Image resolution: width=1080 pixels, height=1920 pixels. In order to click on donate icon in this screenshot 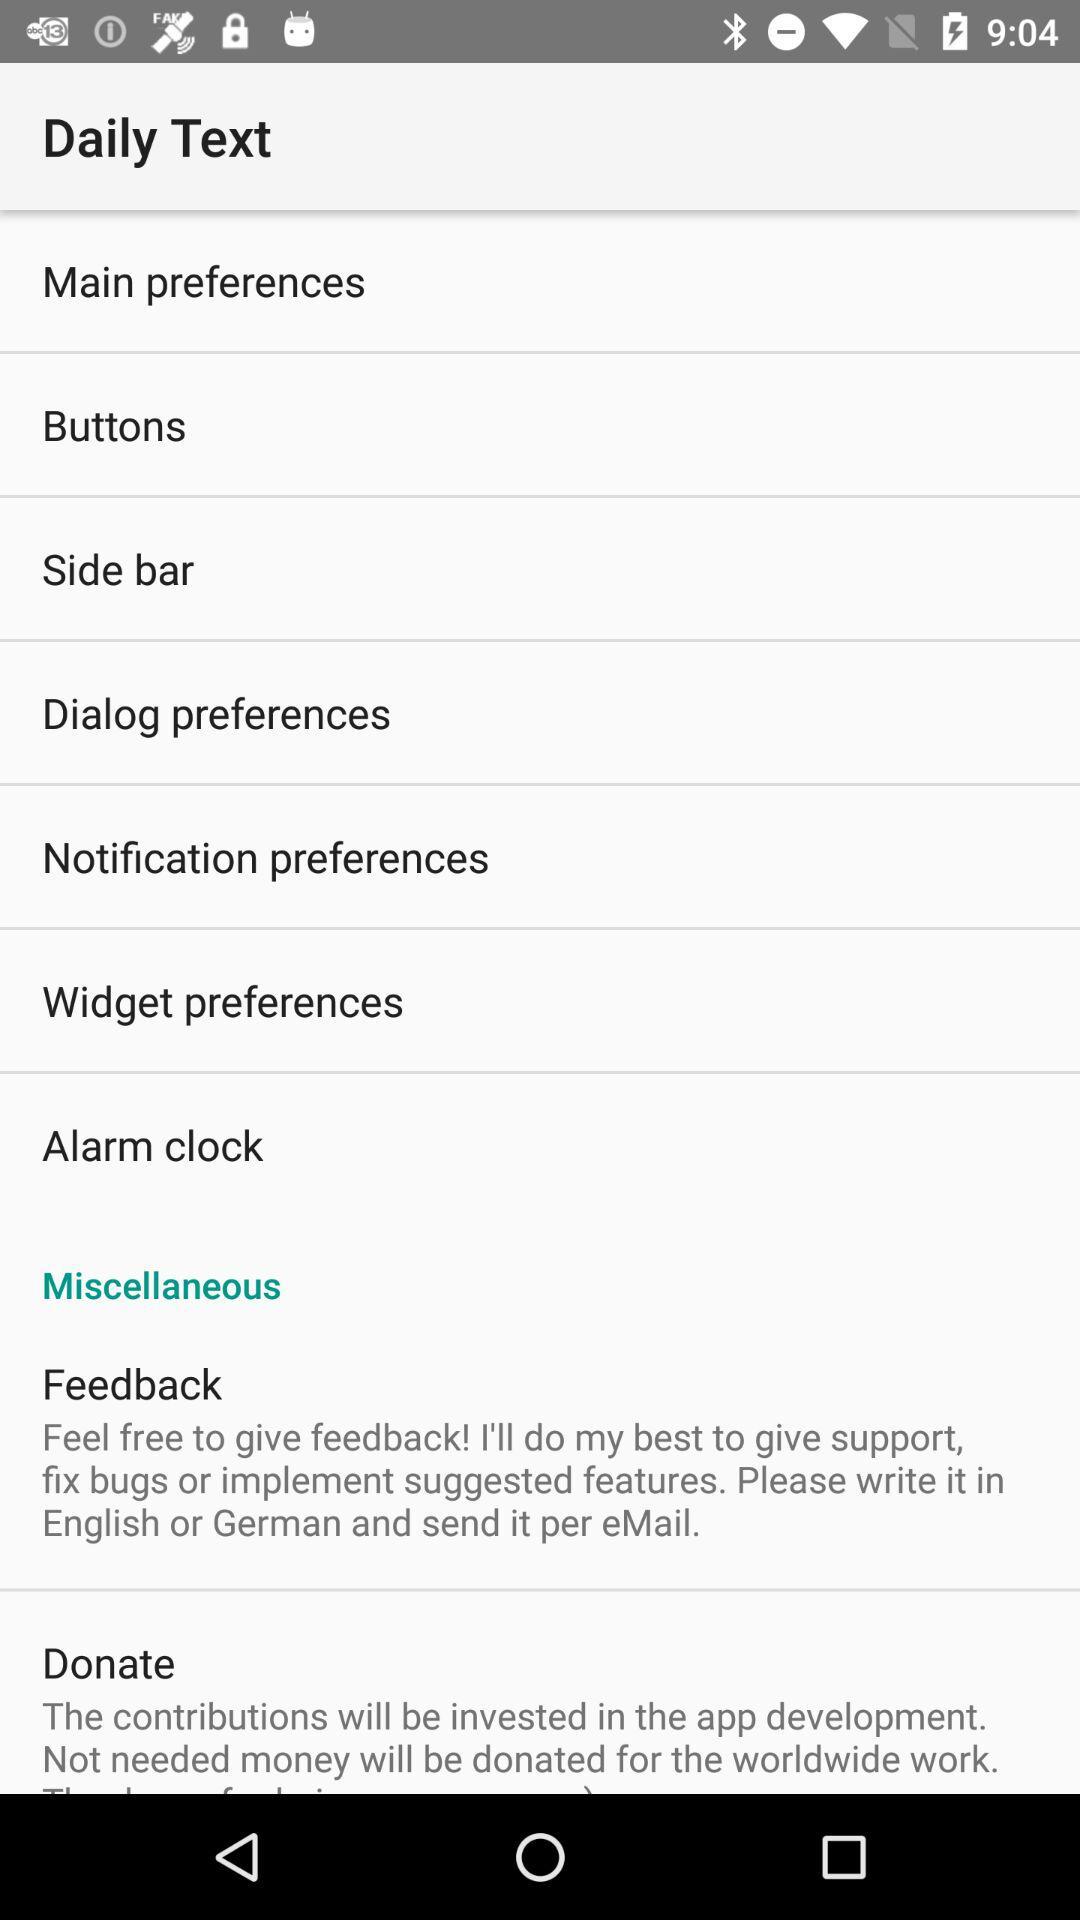, I will do `click(108, 1661)`.